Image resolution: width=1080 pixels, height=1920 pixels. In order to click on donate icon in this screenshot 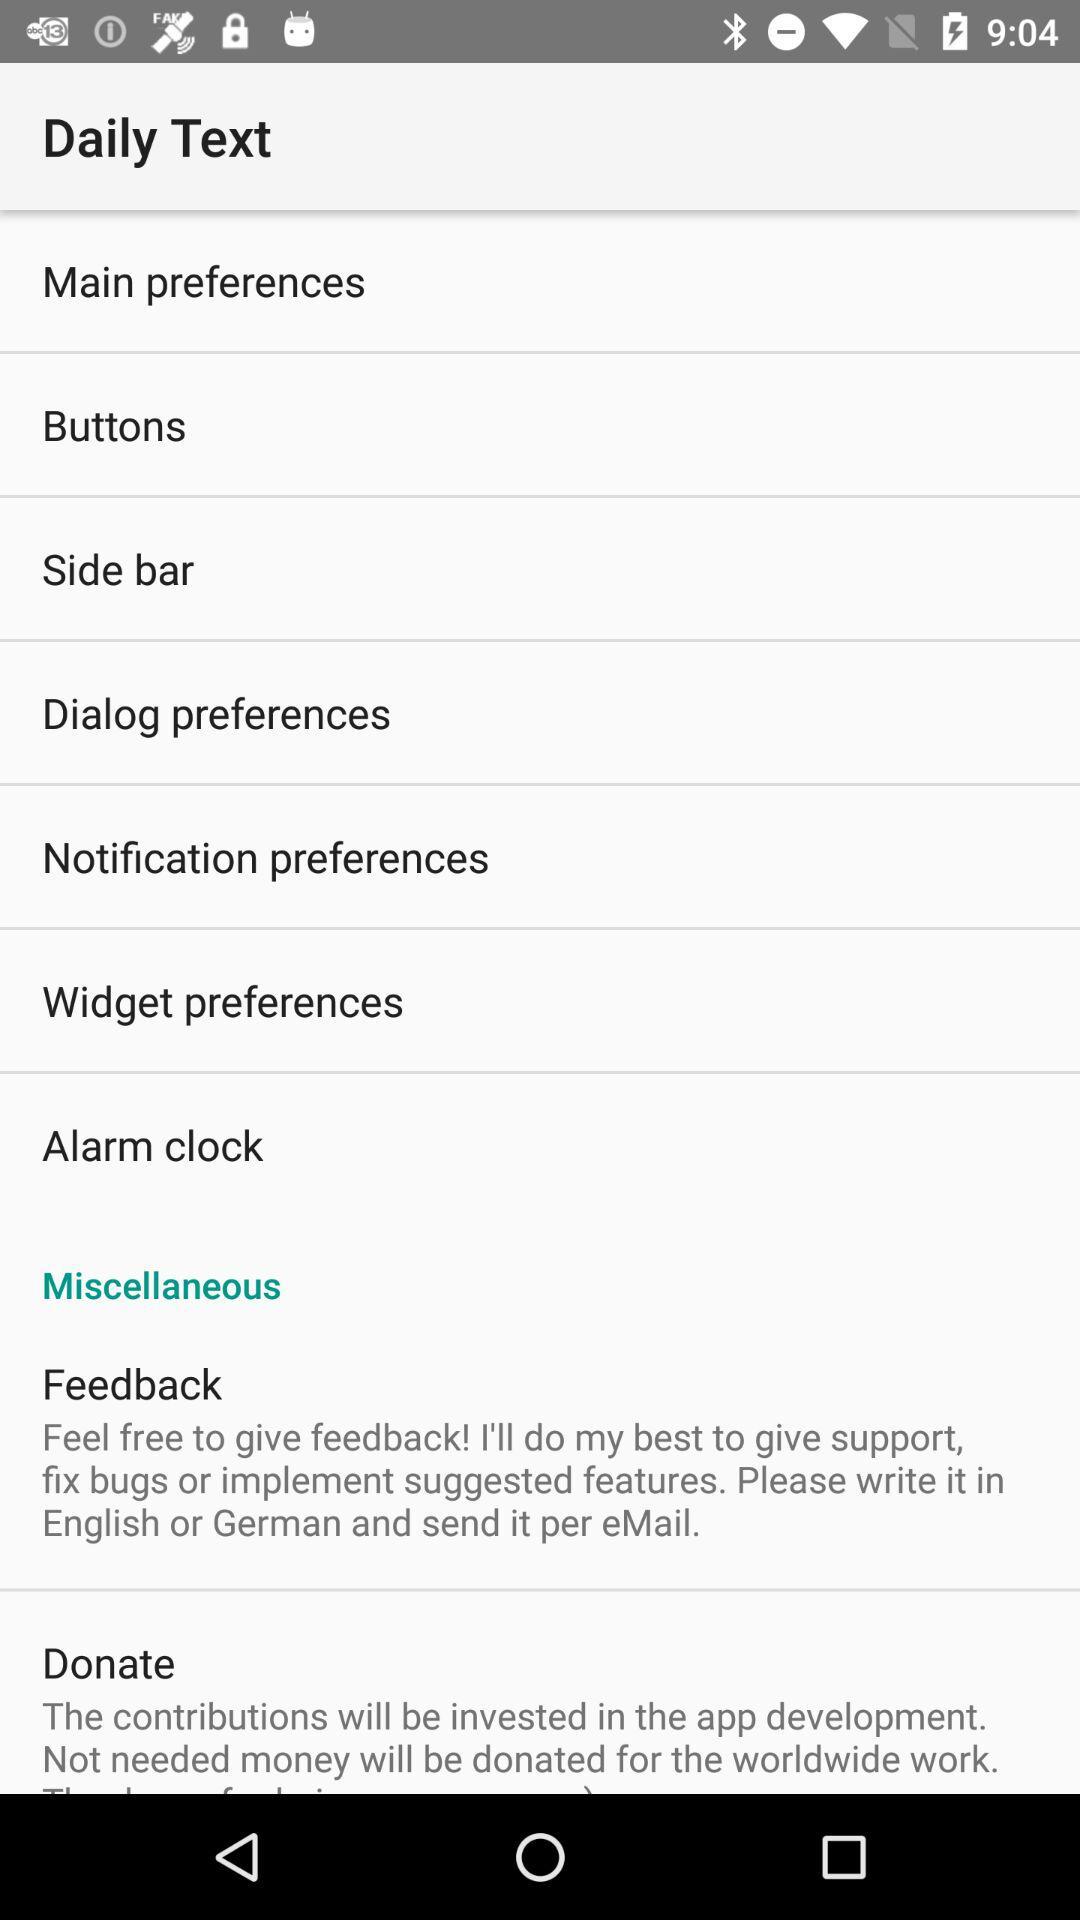, I will do `click(108, 1661)`.